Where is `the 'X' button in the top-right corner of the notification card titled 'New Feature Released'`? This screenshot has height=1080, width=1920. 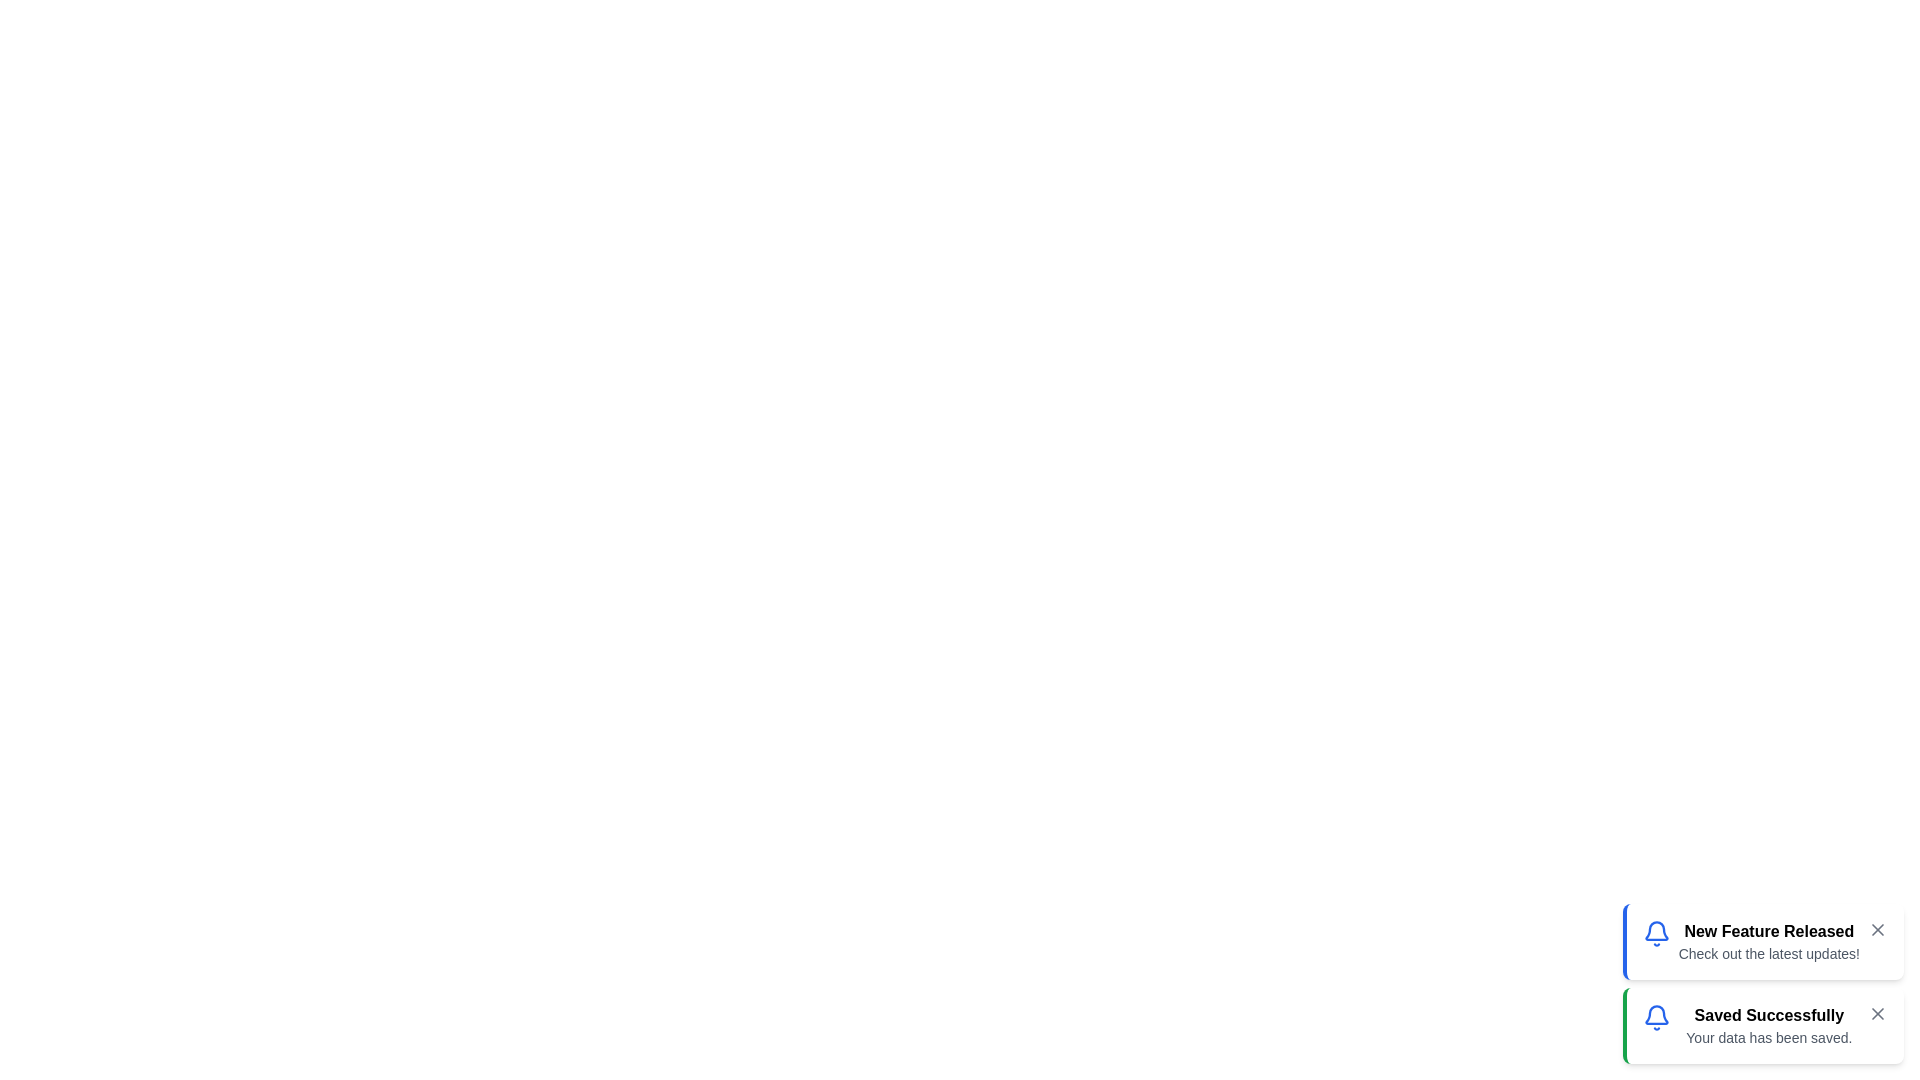 the 'X' button in the top-right corner of the notification card titled 'New Feature Released' is located at coordinates (1876, 929).